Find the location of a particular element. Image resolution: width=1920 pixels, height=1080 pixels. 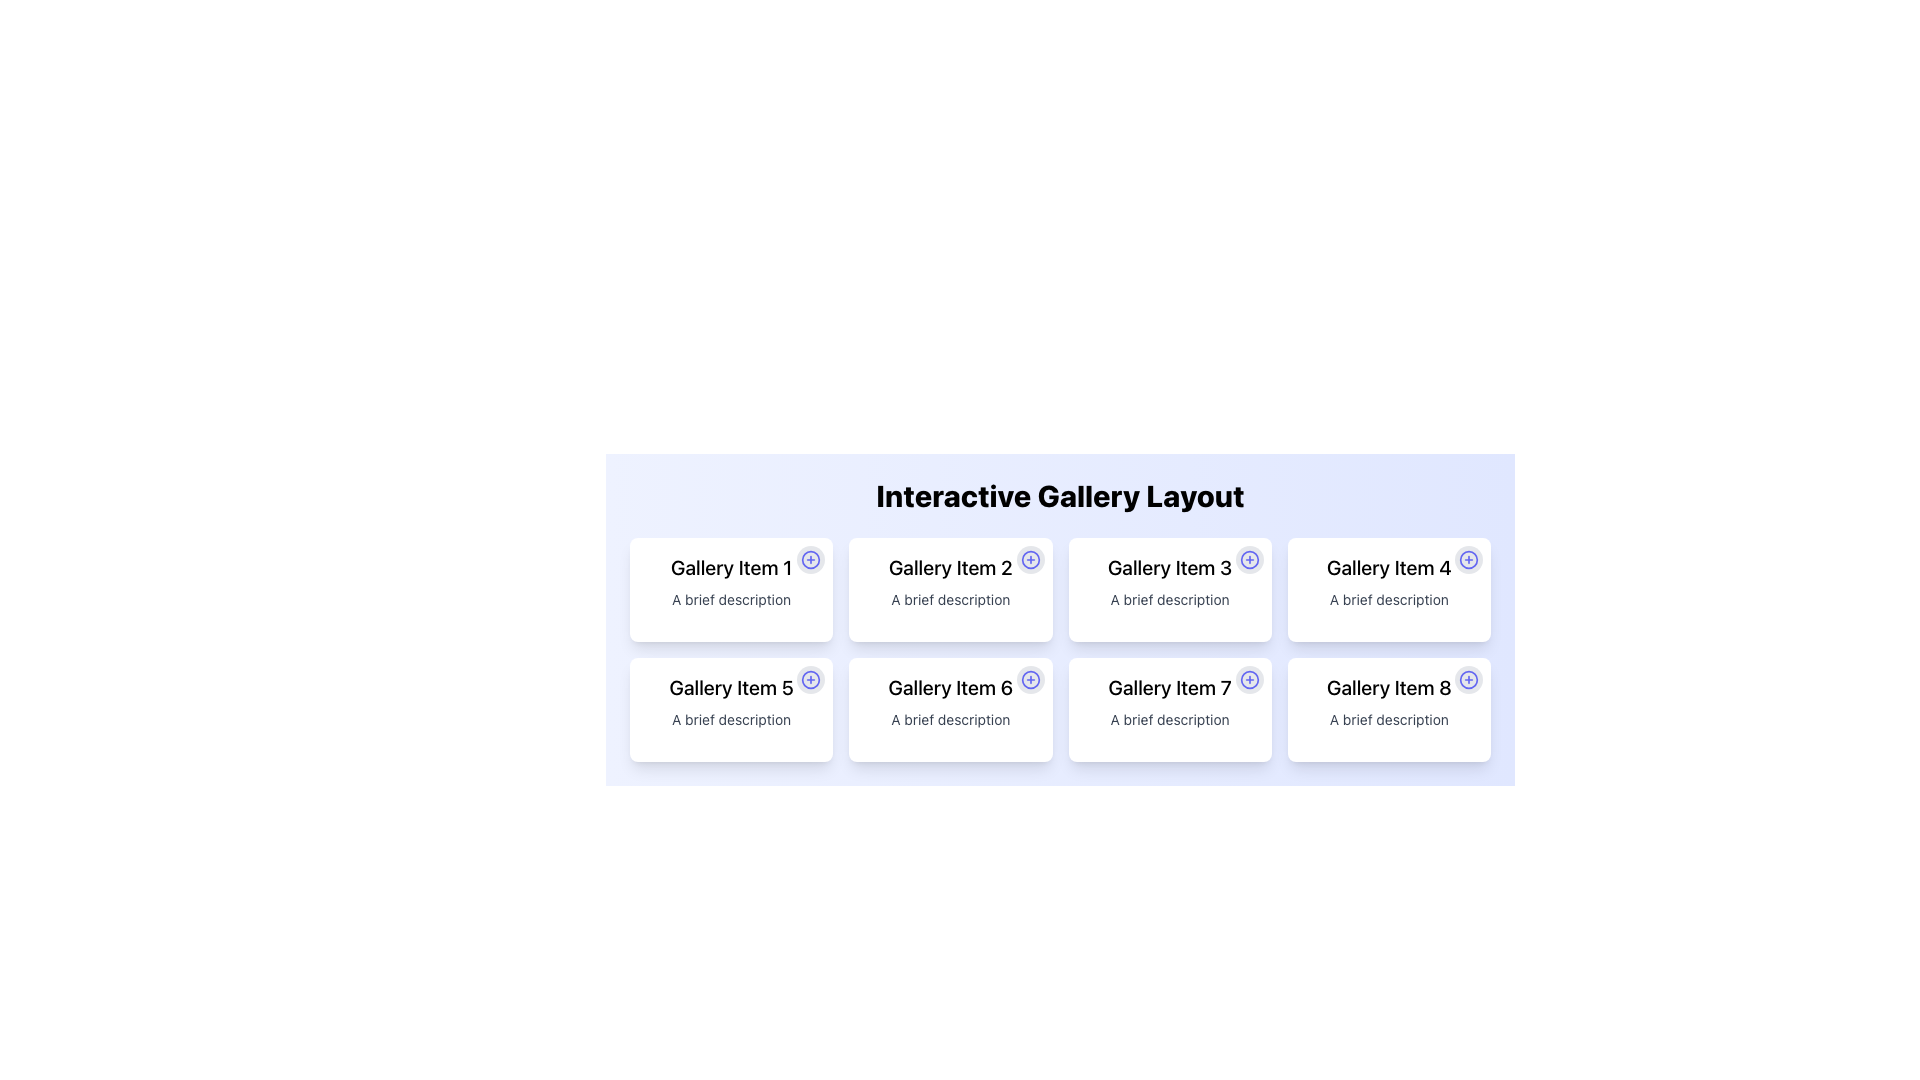

the SVG circle element that visually represents part of the SVG icon in the header of the second gallery item, located to the right of the text labeled 'Gallery Item 2' is located at coordinates (1030, 559).